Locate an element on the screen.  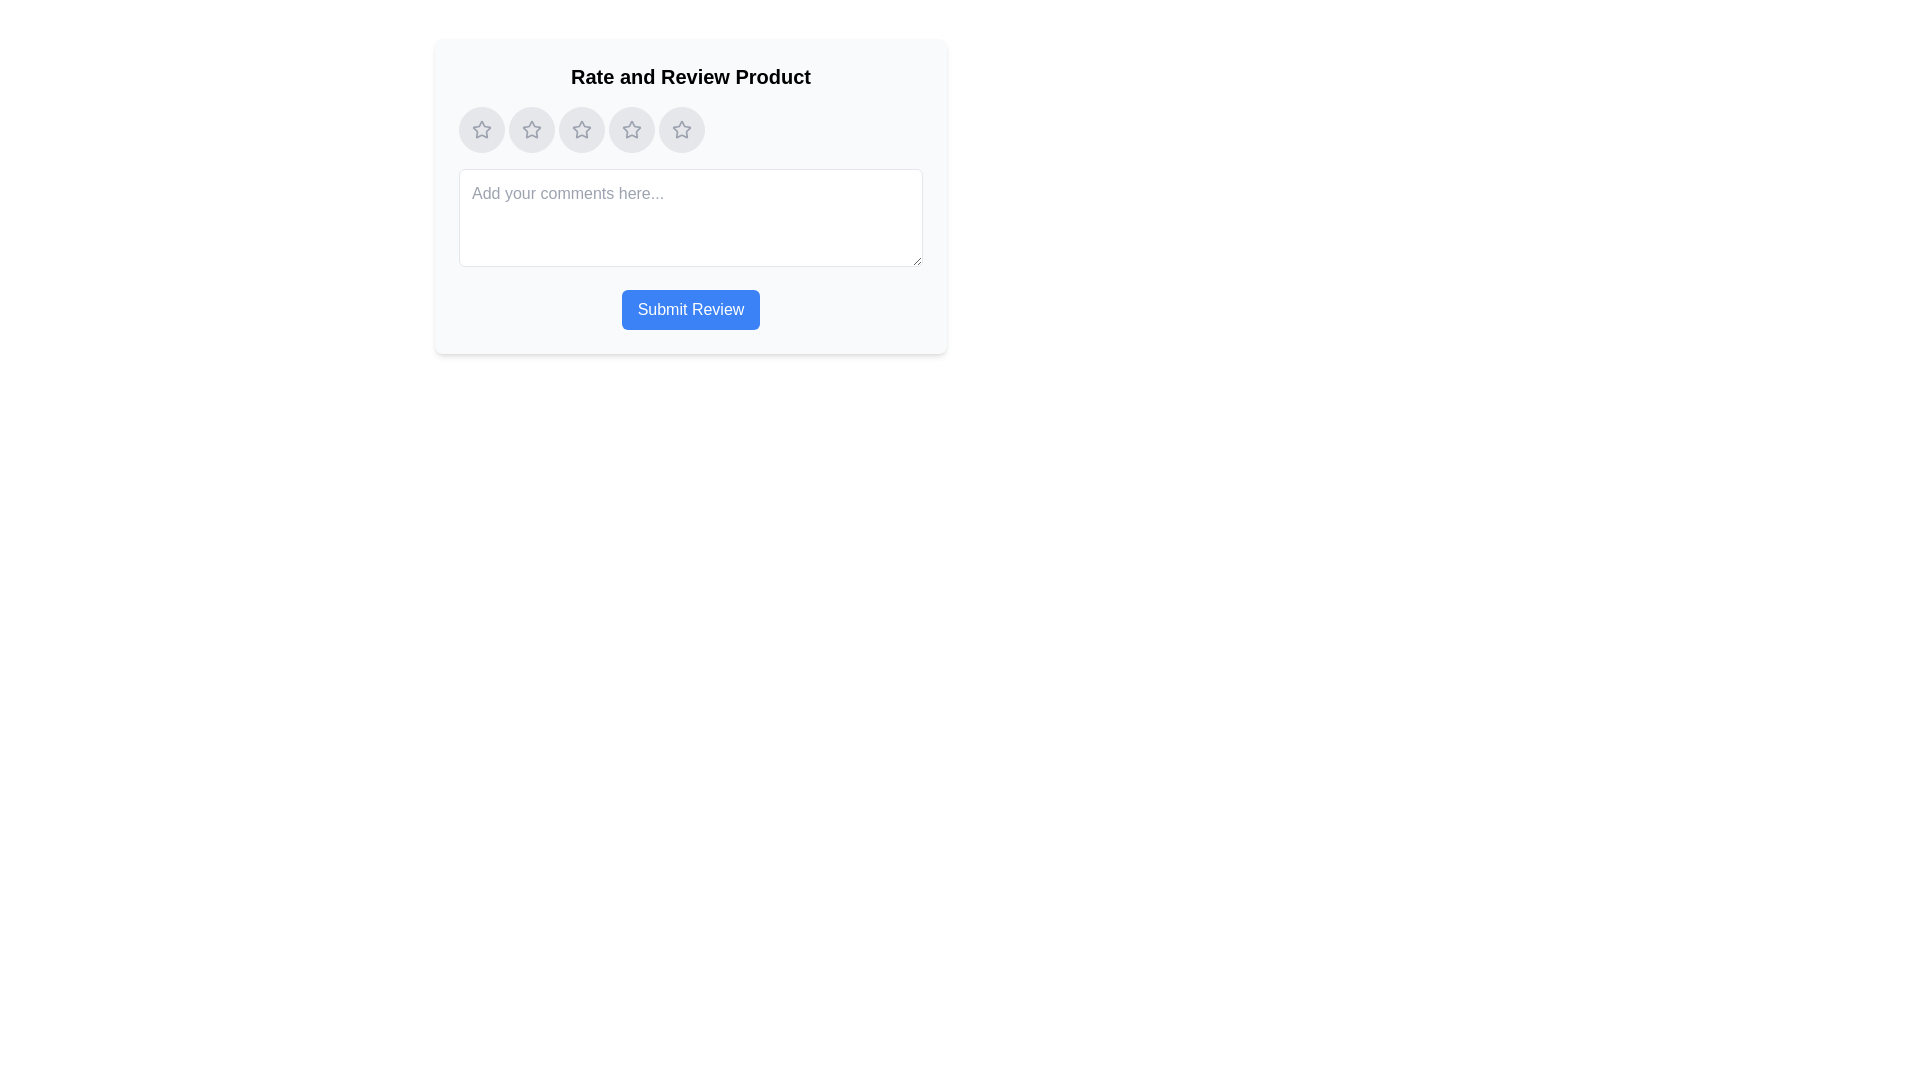
the second star-shaped rating icon with a gray outline is located at coordinates (532, 130).